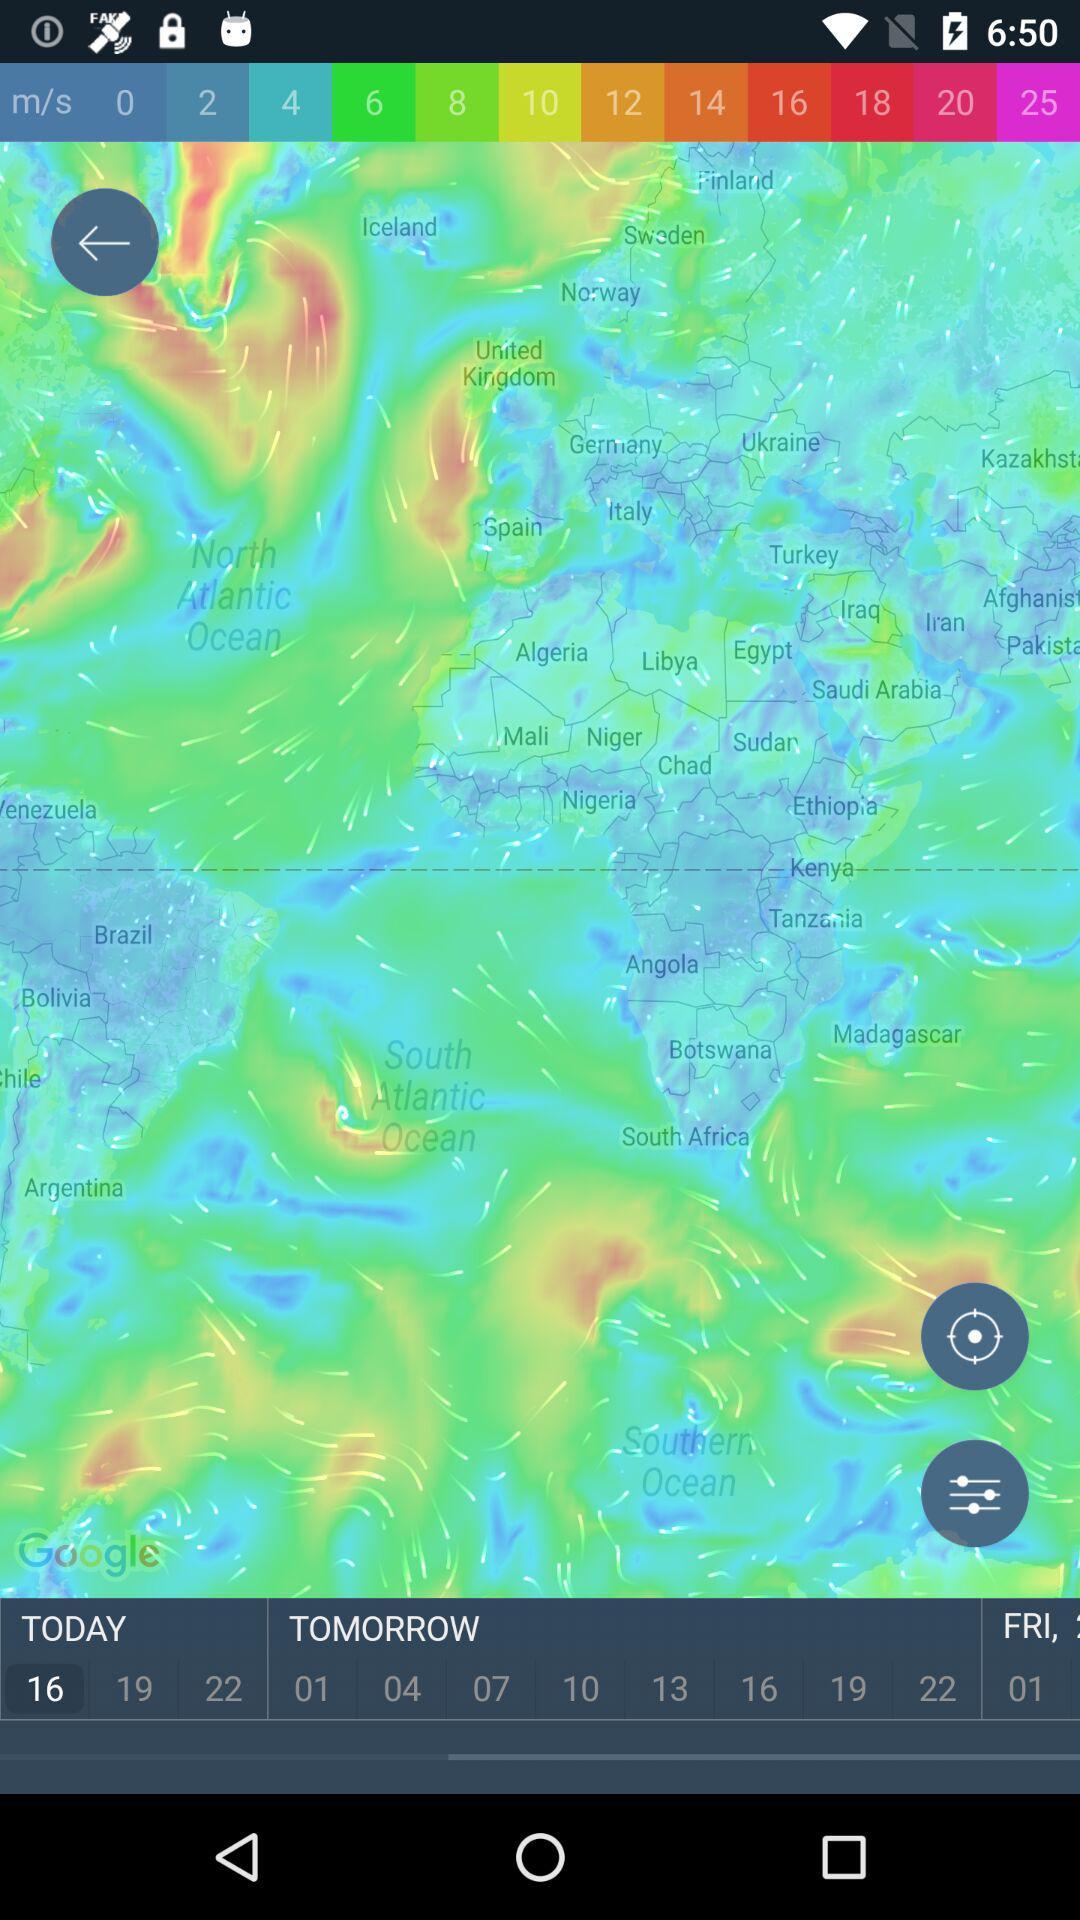 The image size is (1080, 1920). I want to click on options, so click(974, 1493).